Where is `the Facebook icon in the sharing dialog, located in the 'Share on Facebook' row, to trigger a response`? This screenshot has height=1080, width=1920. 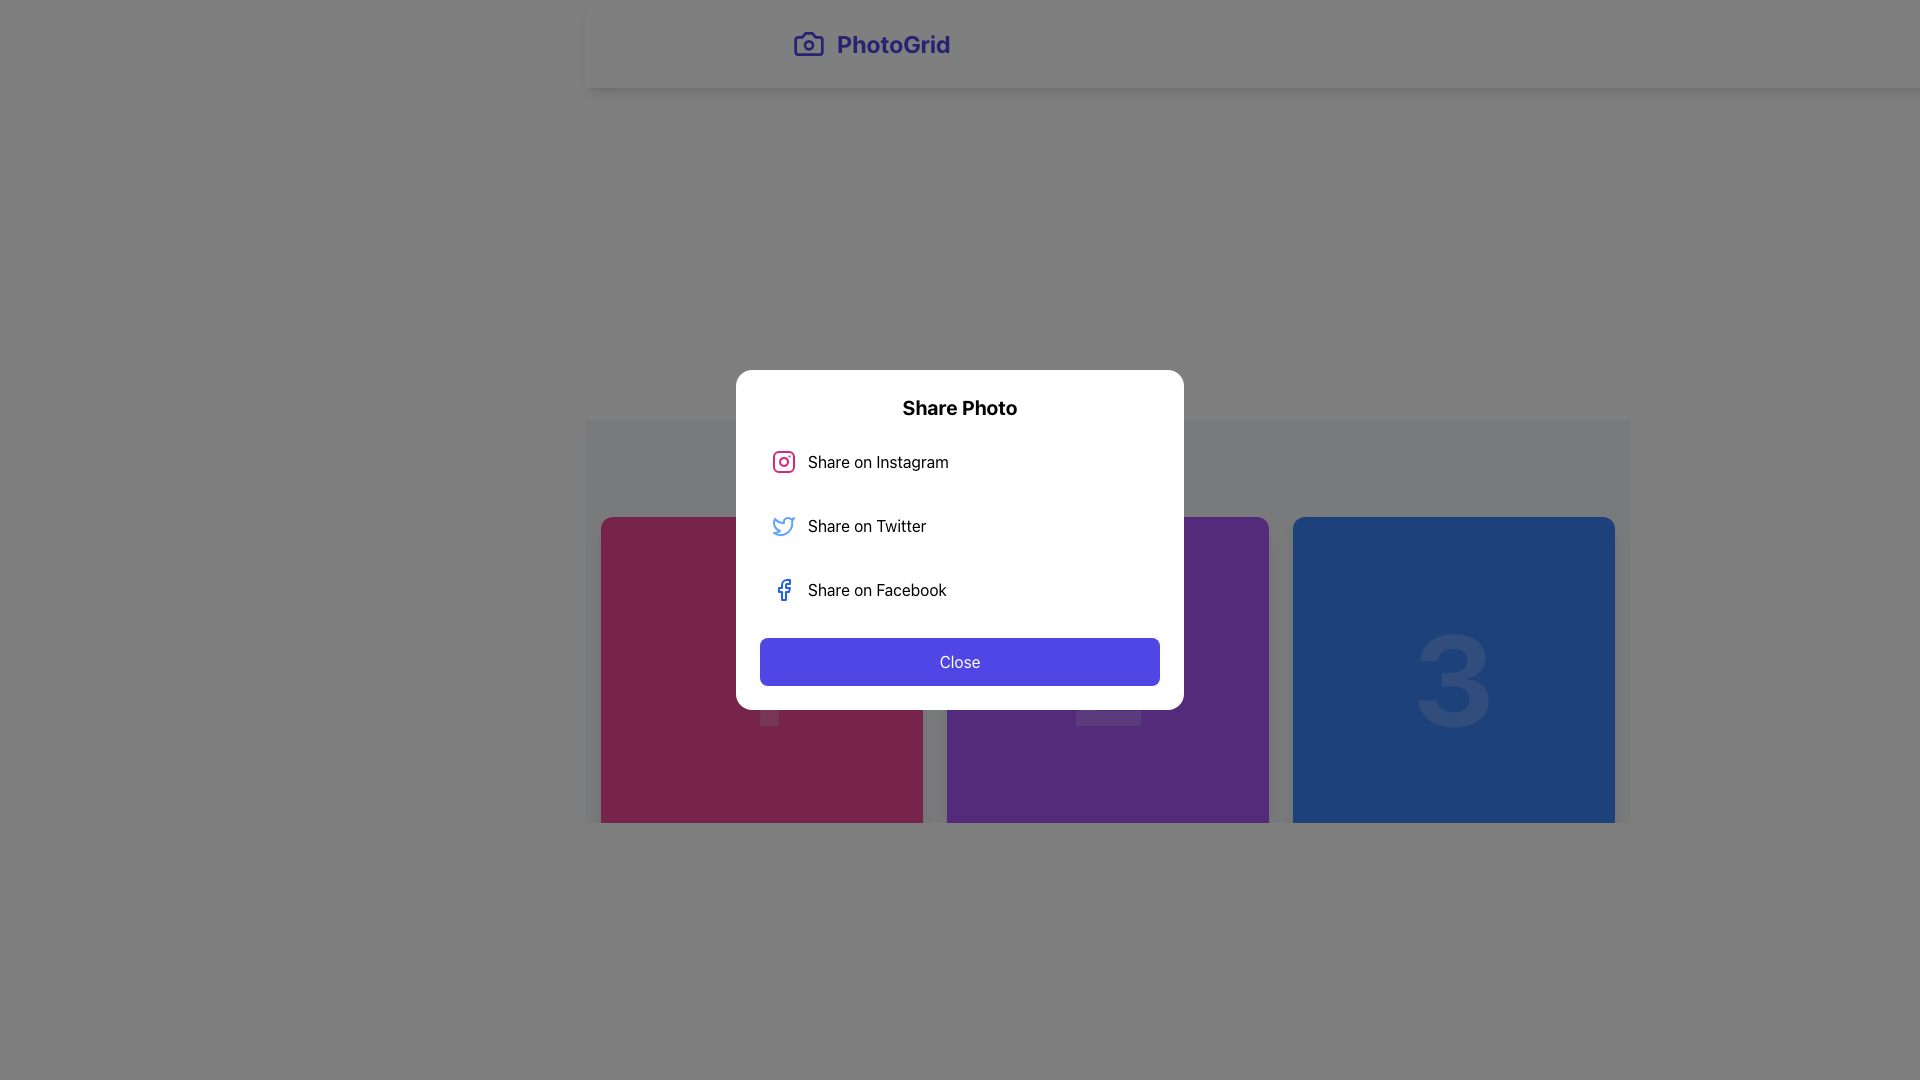
the Facebook icon in the sharing dialog, located in the 'Share on Facebook' row, to trigger a response is located at coordinates (783, 589).